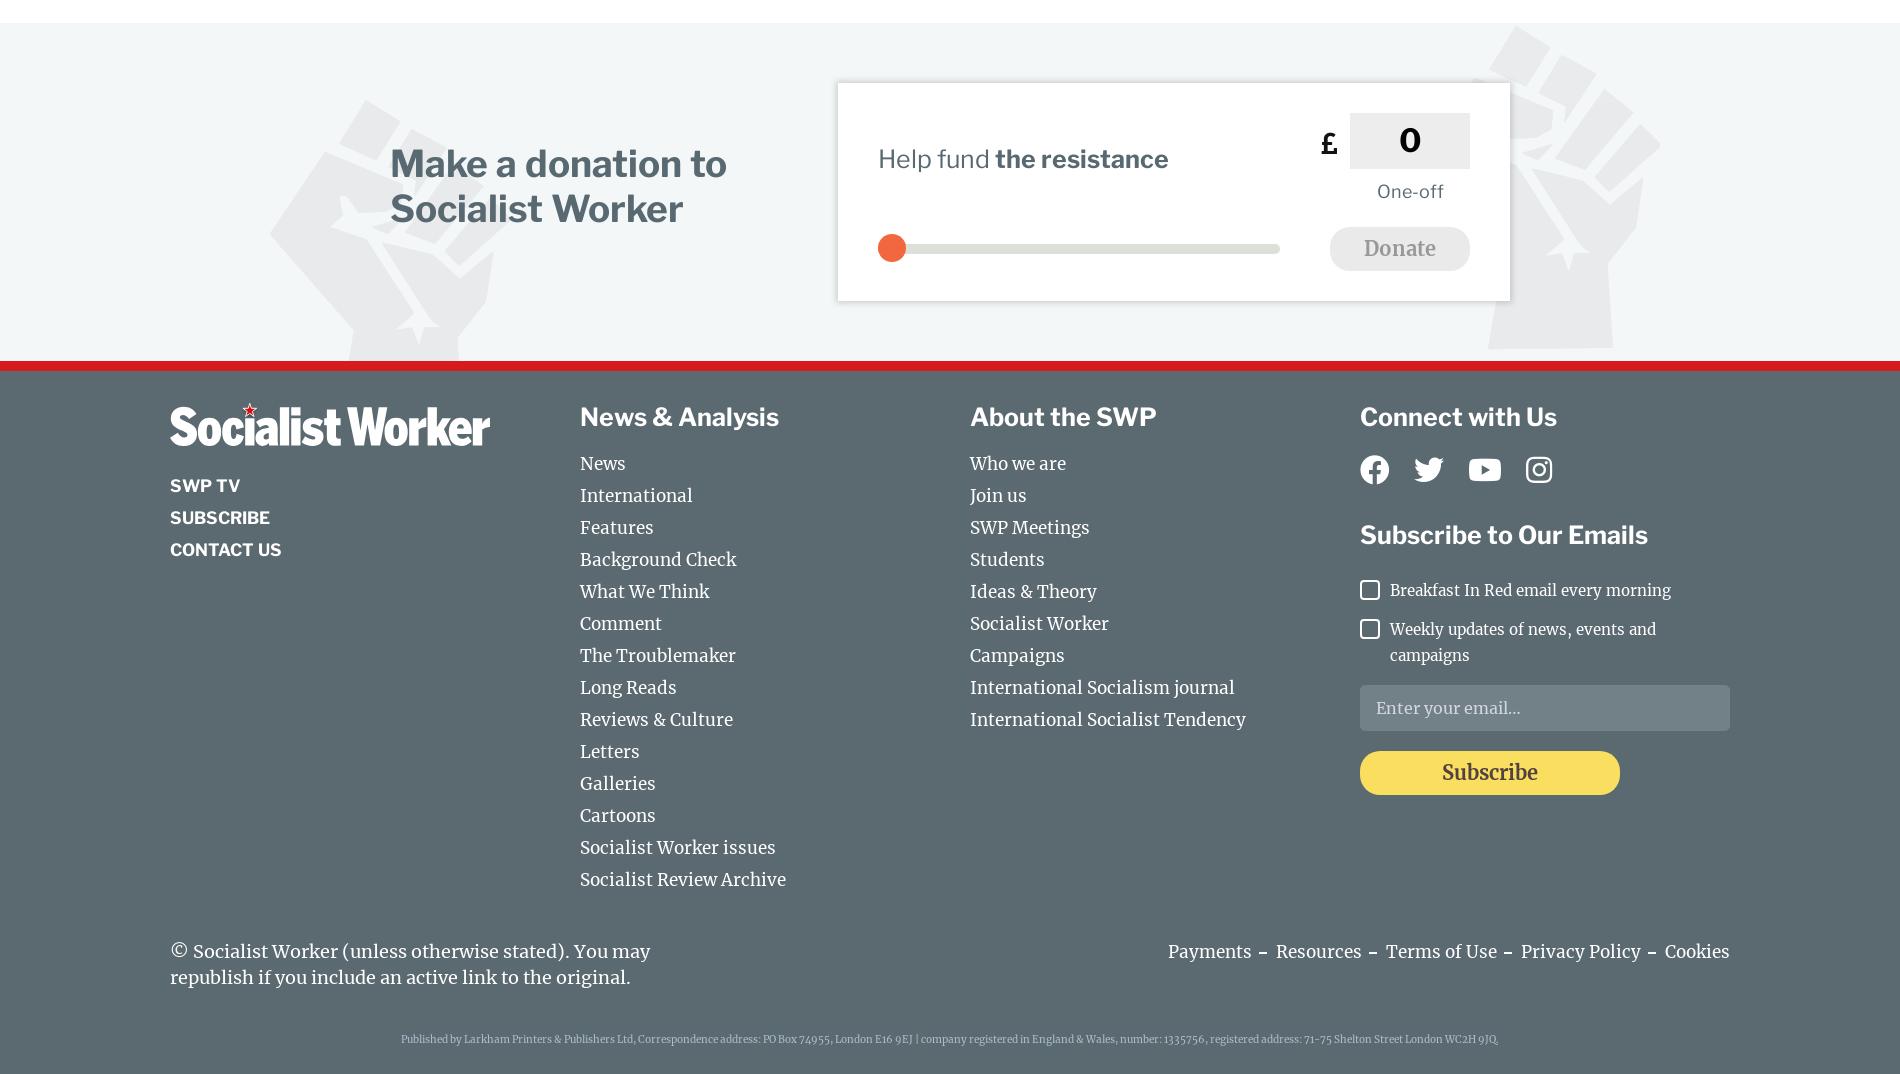 The width and height of the screenshot is (1900, 1074). What do you see at coordinates (1017, 654) in the screenshot?
I see `'Campaigns'` at bounding box center [1017, 654].